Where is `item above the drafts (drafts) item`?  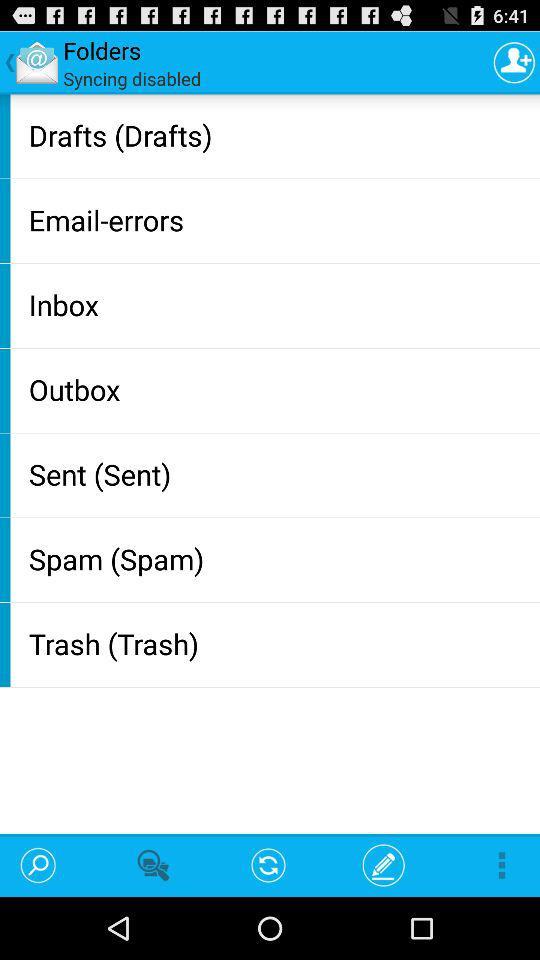 item above the drafts (drafts) item is located at coordinates (514, 62).